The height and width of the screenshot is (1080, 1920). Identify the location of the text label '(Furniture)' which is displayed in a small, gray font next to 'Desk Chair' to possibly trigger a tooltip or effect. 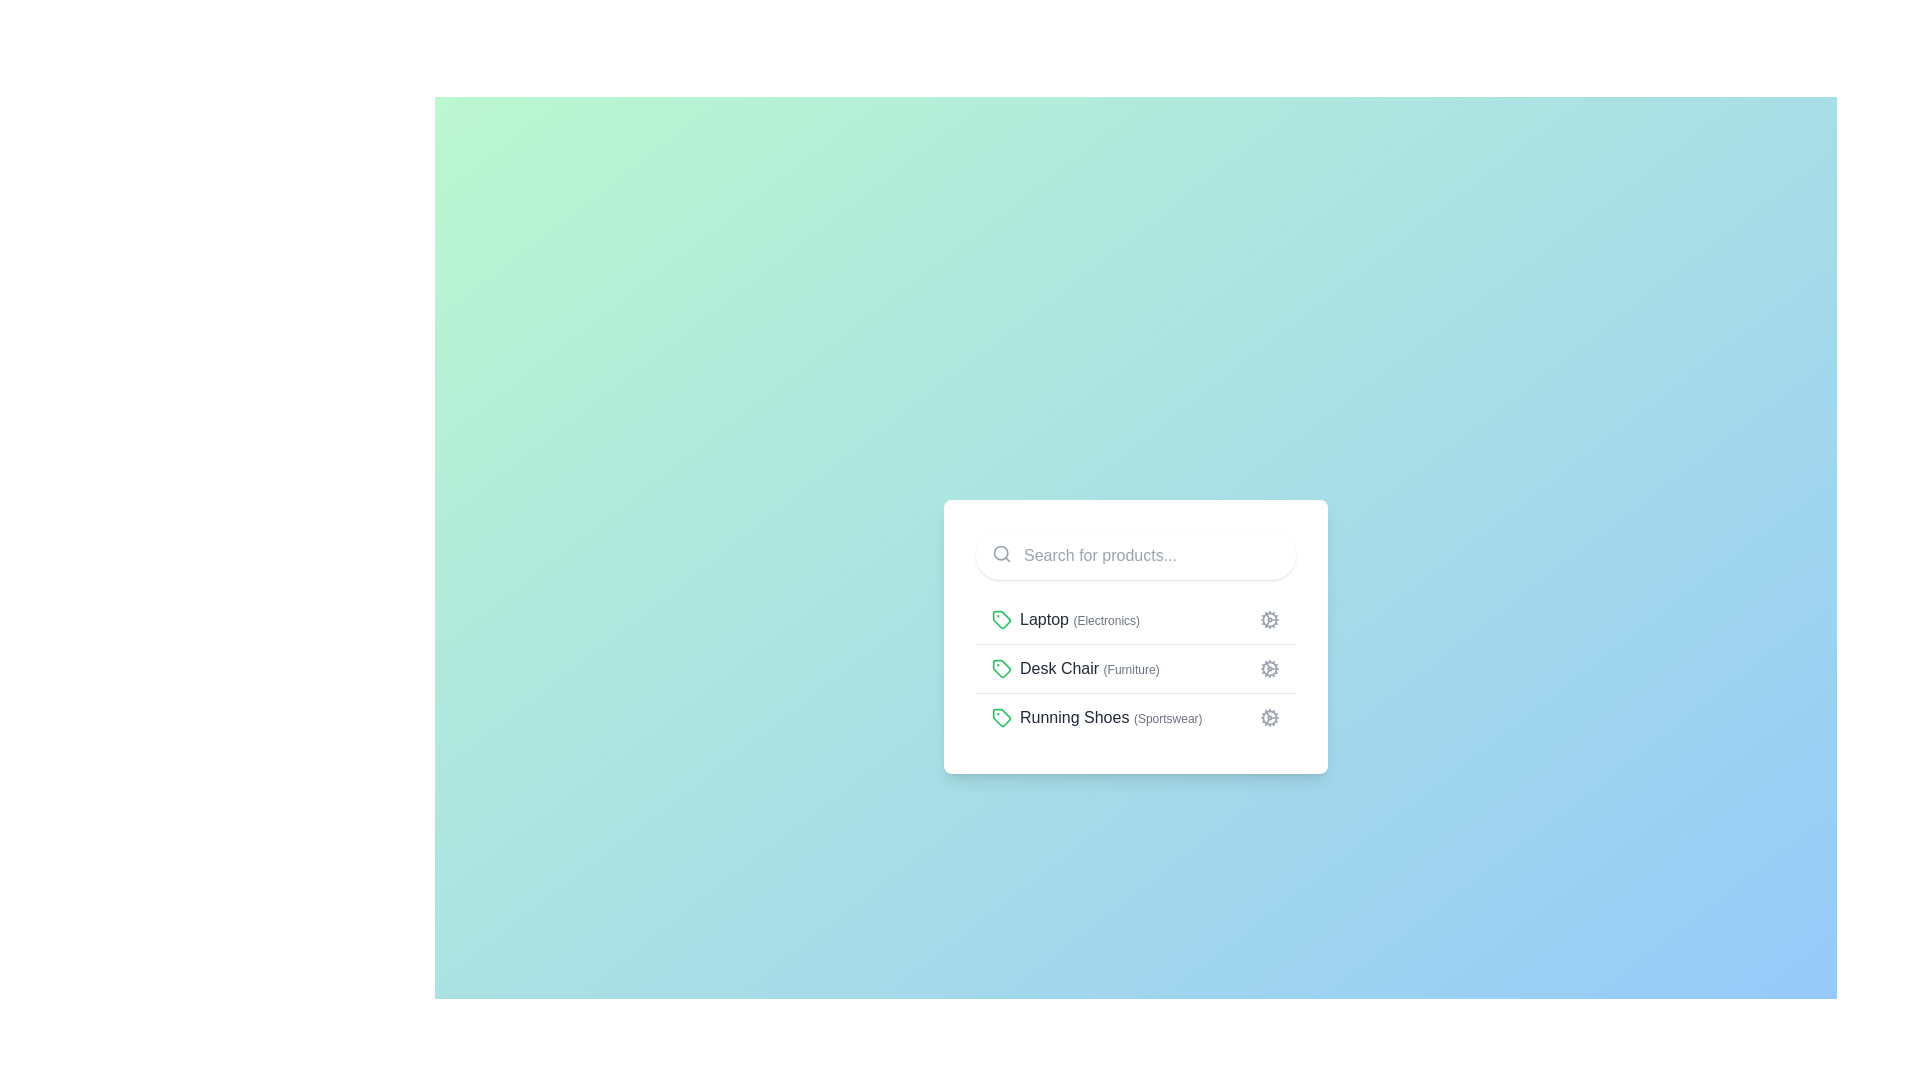
(1131, 670).